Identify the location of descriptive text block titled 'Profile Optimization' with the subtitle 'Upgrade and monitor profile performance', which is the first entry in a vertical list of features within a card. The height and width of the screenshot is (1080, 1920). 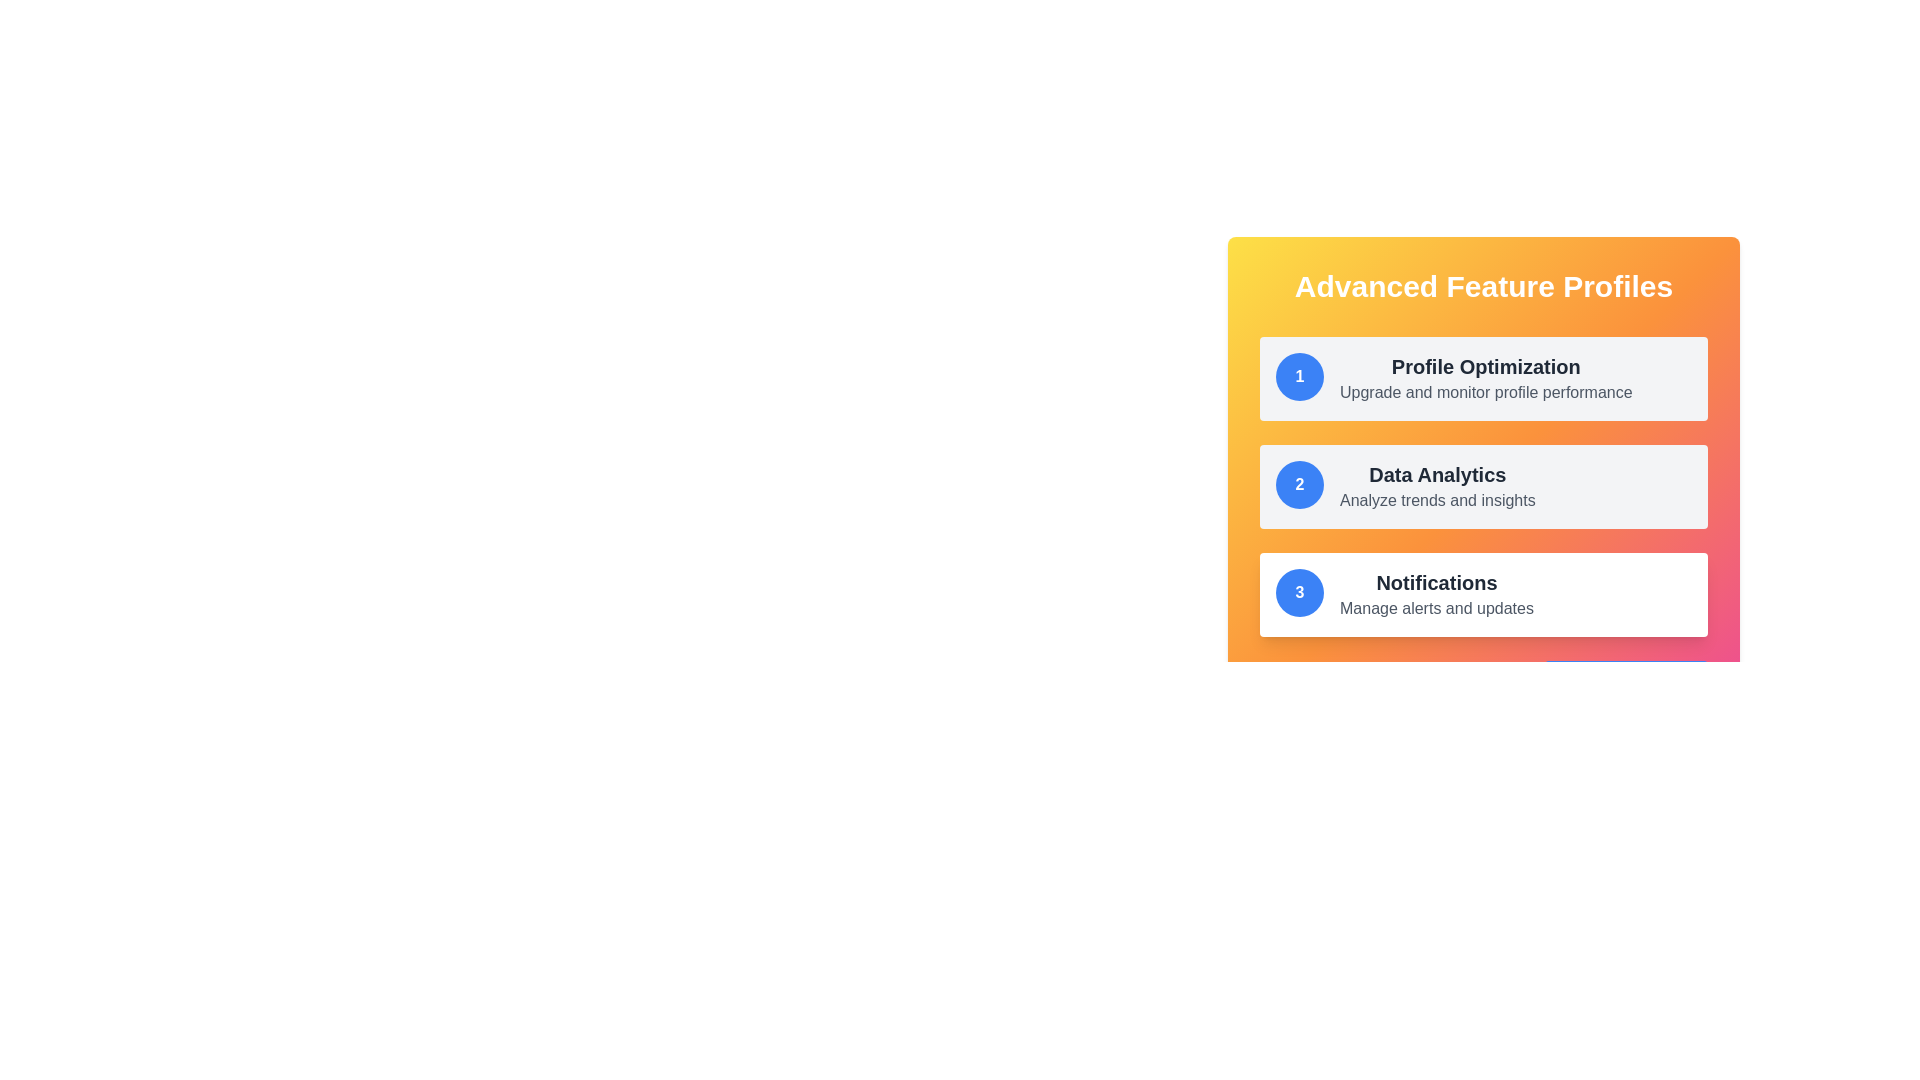
(1486, 378).